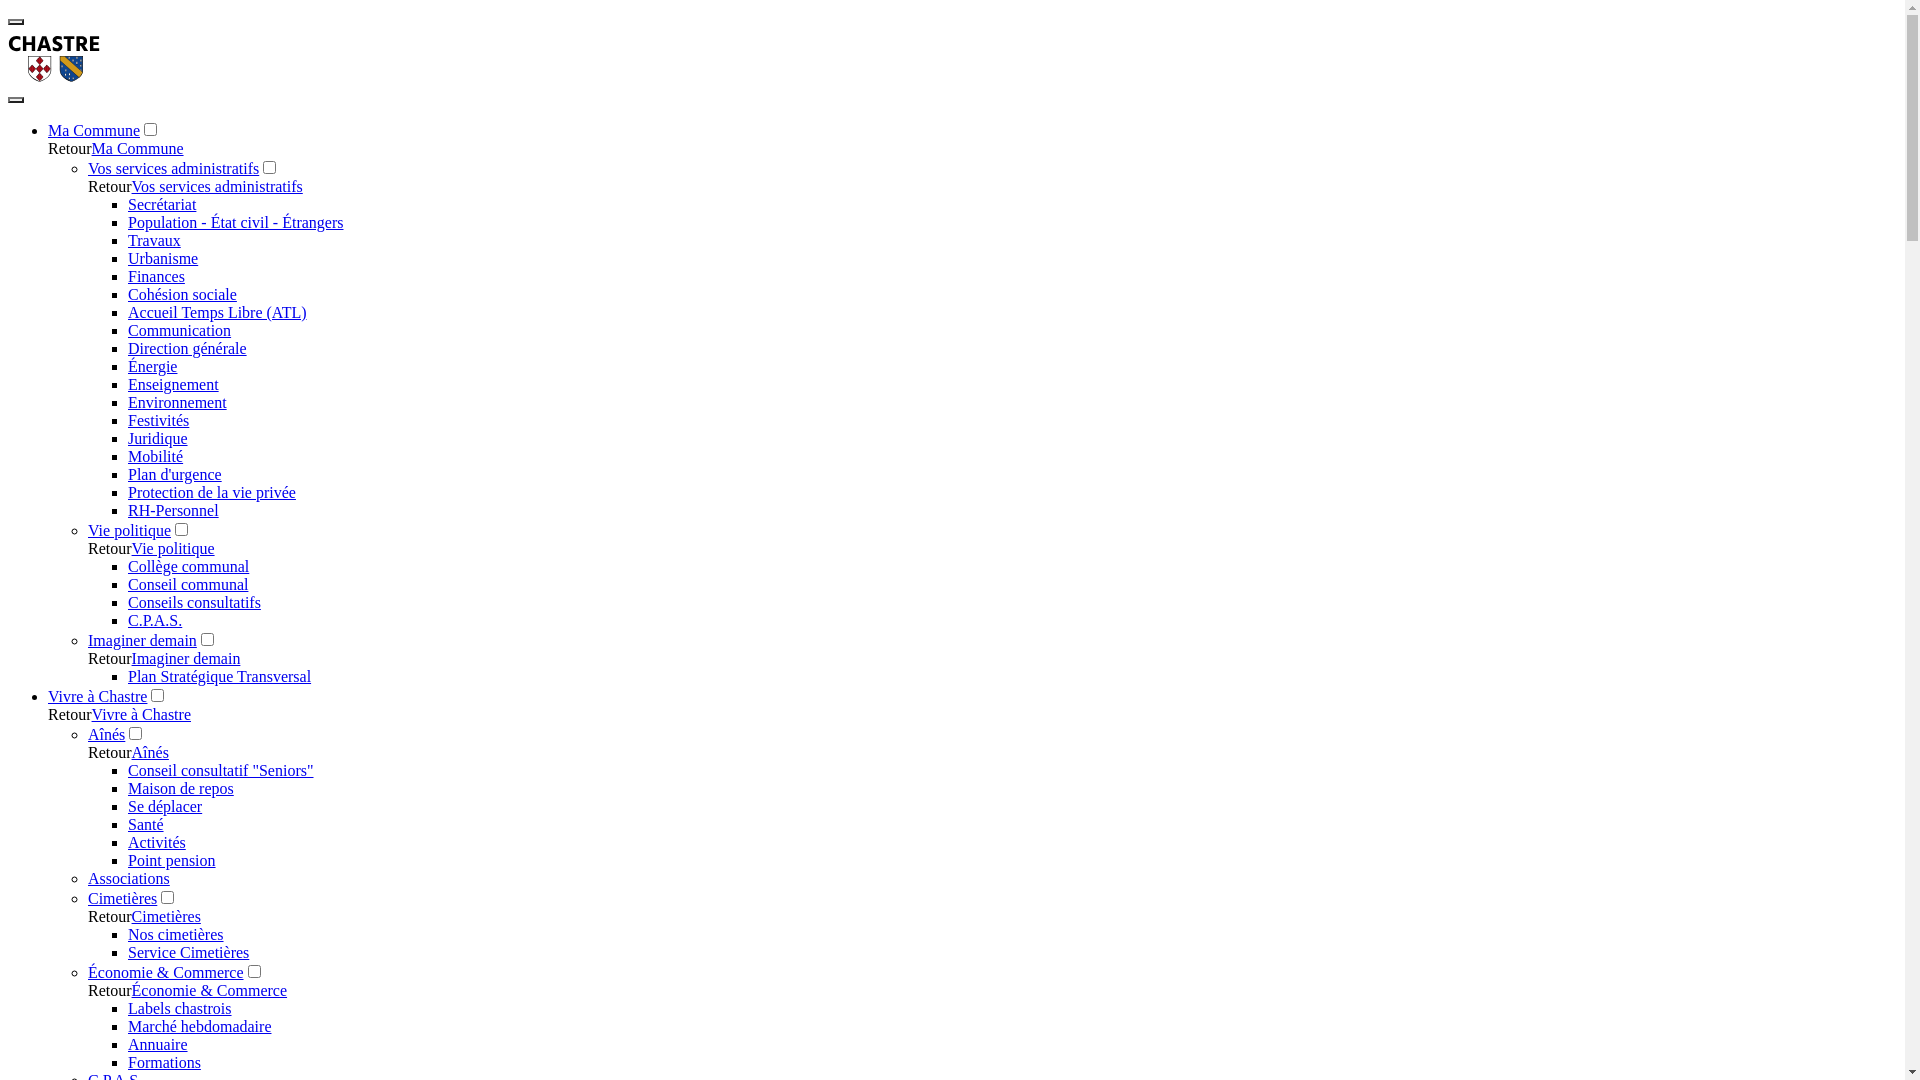  Describe the element at coordinates (187, 584) in the screenshot. I see `'Conseil communal'` at that location.